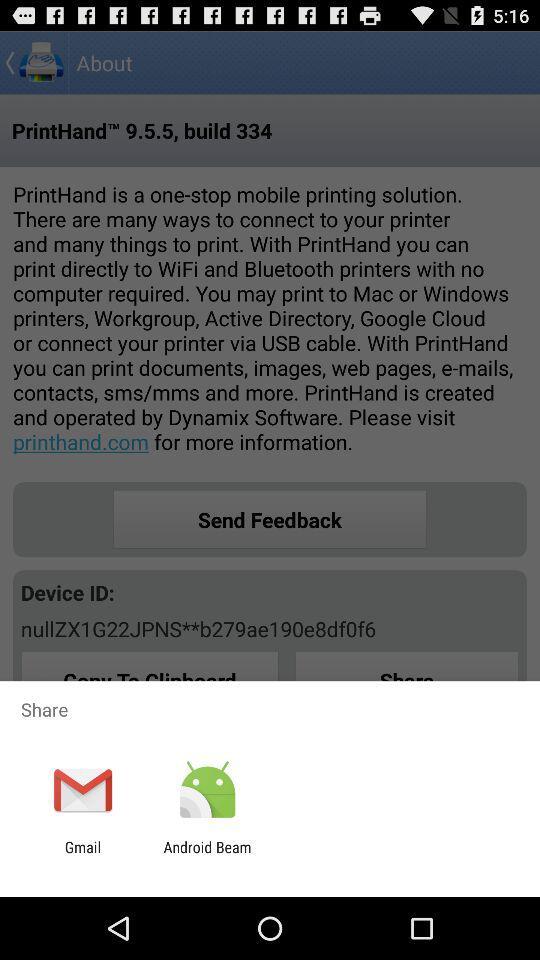  What do you see at coordinates (206, 855) in the screenshot?
I see `the android beam icon` at bounding box center [206, 855].